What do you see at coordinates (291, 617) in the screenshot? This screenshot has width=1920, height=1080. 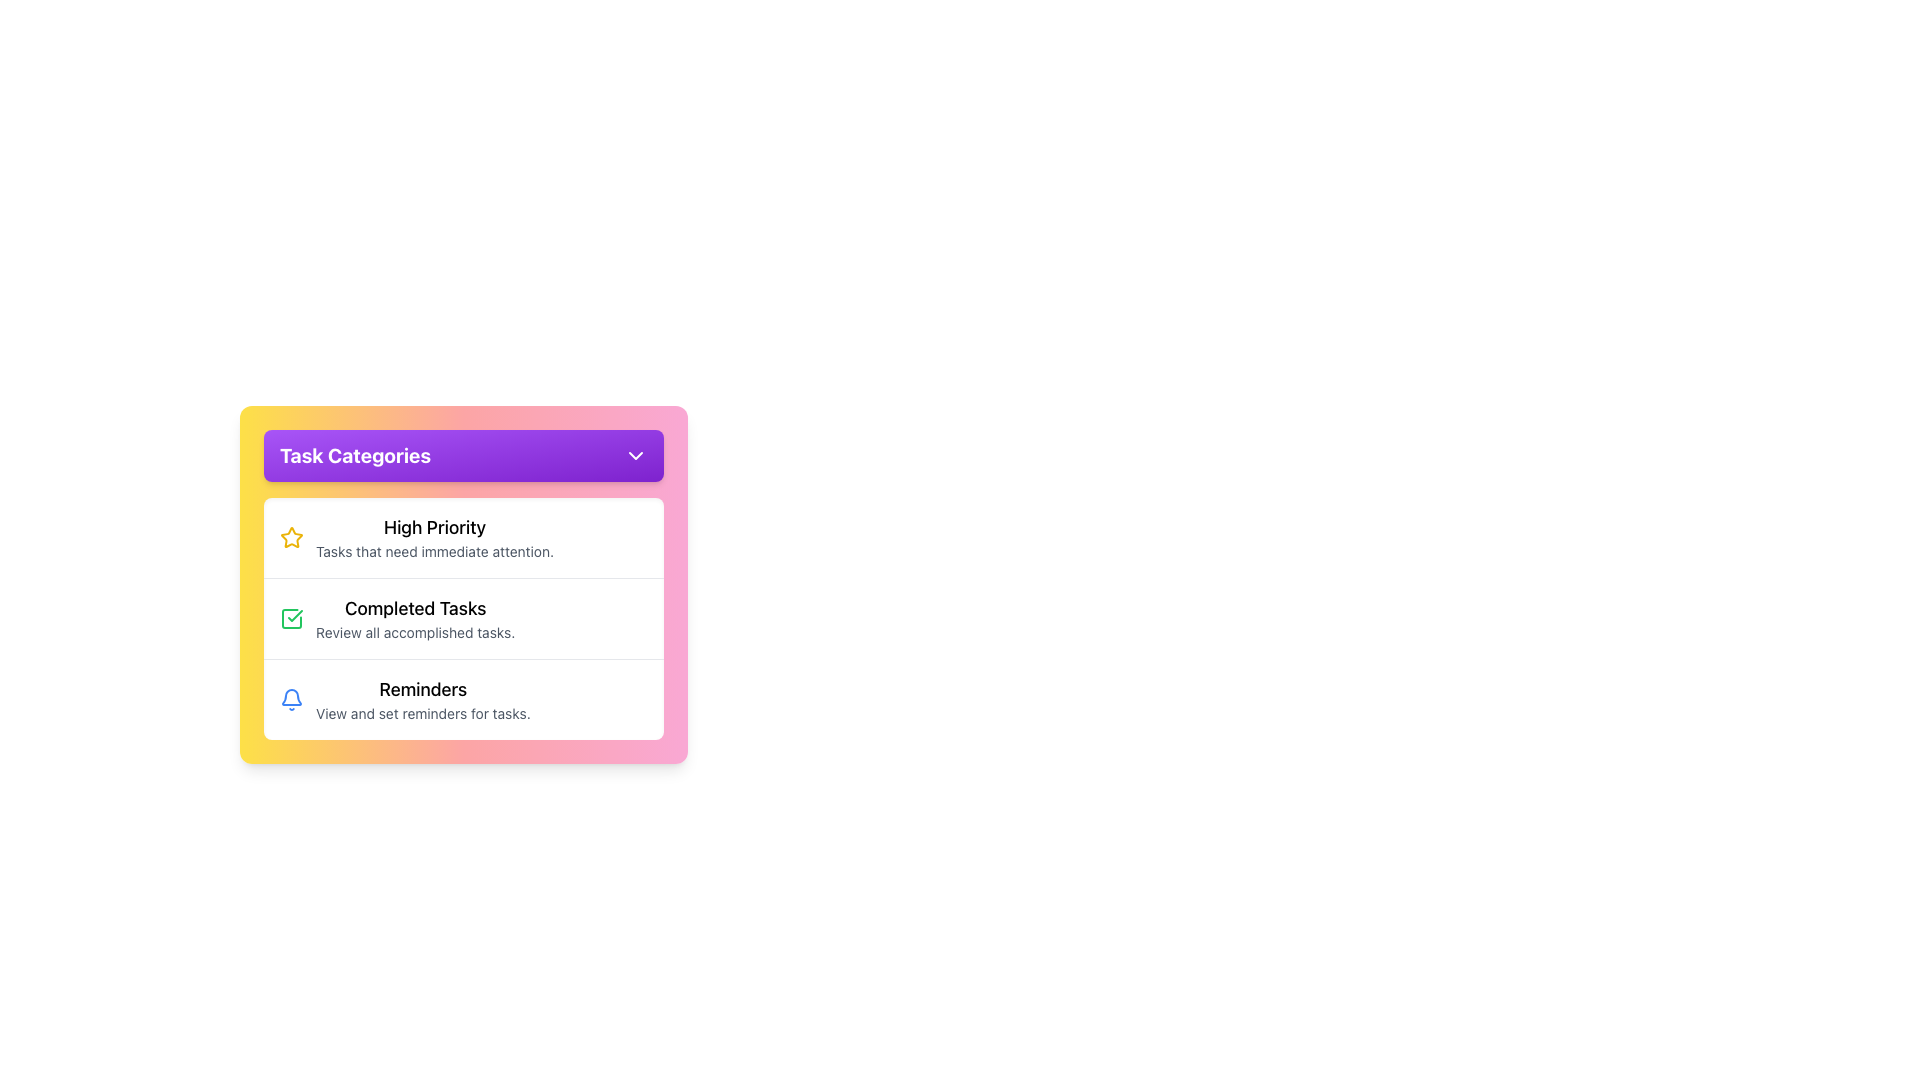 I see `the checkbox icon representing the completion status for tasks in the 'Completed Tasks' section of the display` at bounding box center [291, 617].